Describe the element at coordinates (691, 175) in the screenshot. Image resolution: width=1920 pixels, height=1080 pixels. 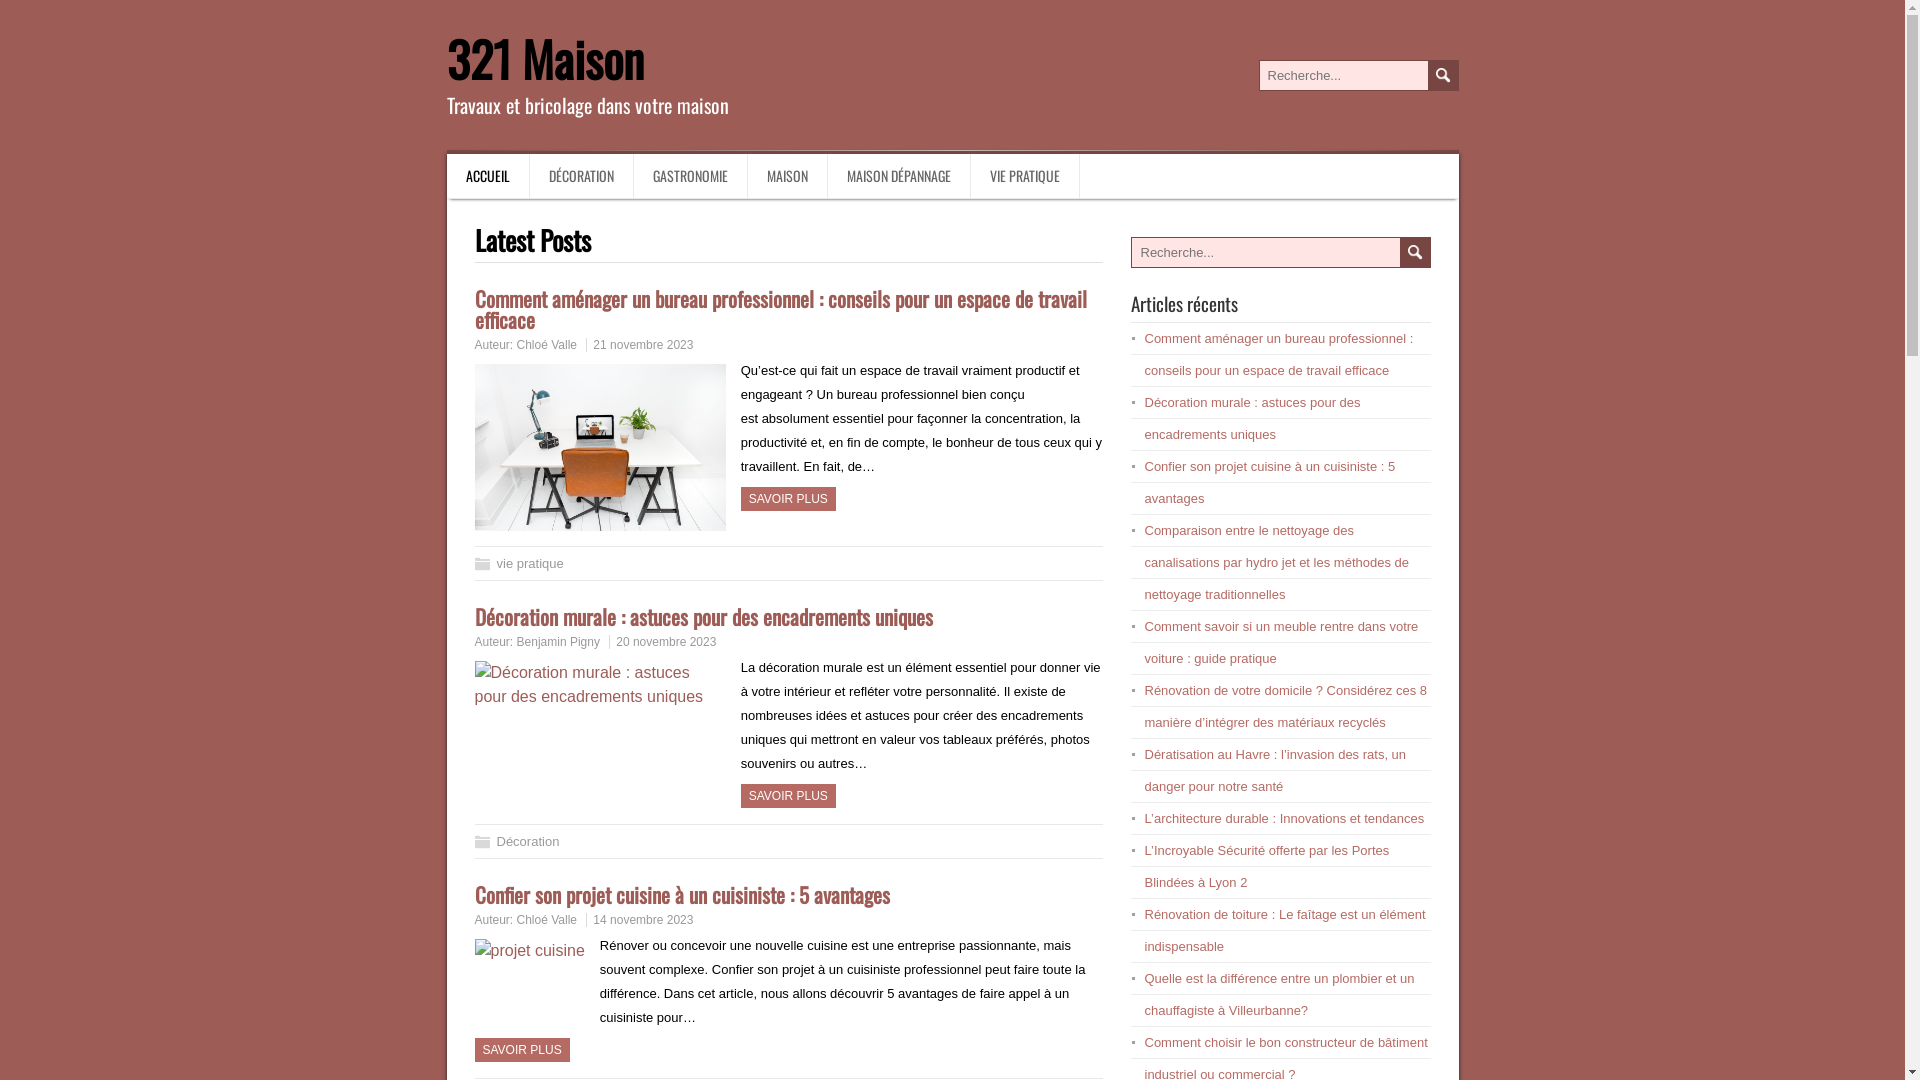
I see `'GASTRONOMIE'` at that location.